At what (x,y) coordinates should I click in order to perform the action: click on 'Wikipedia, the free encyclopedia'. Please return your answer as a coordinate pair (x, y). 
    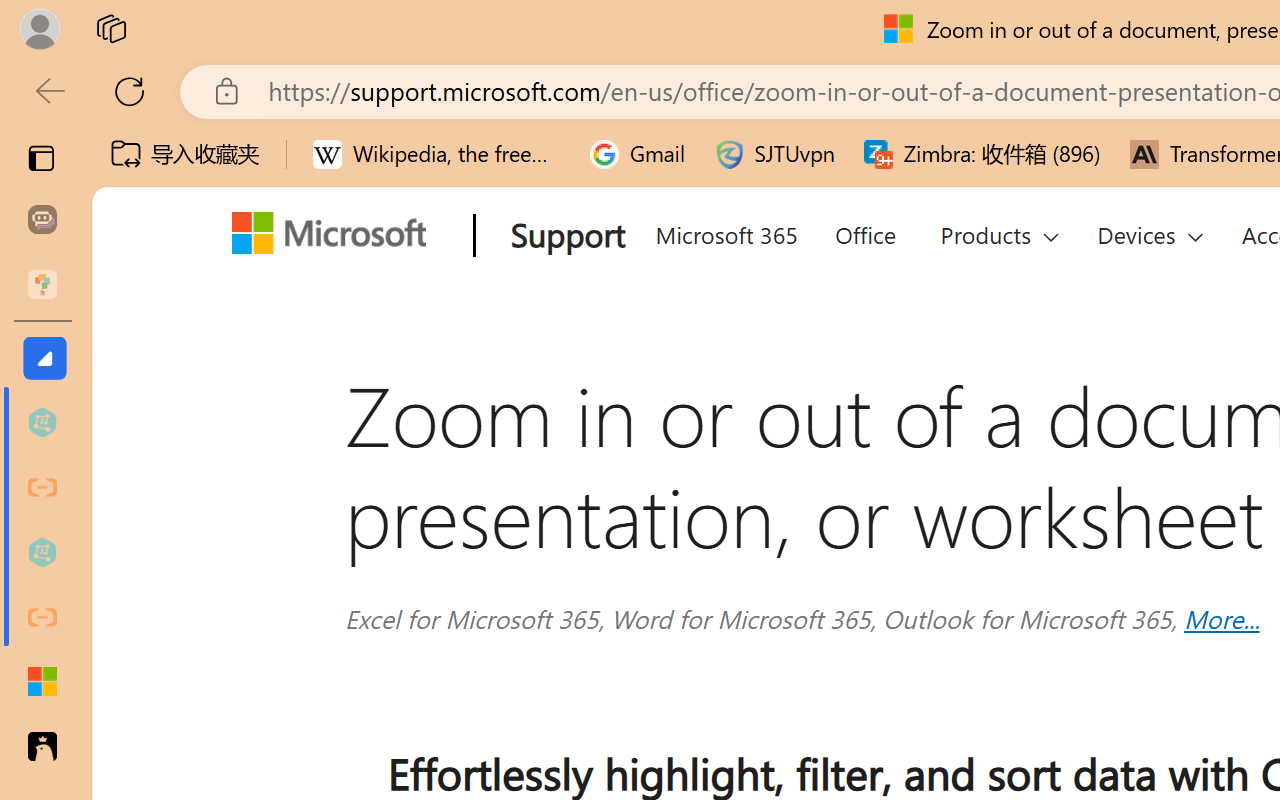
    Looking at the image, I should click on (436, 154).